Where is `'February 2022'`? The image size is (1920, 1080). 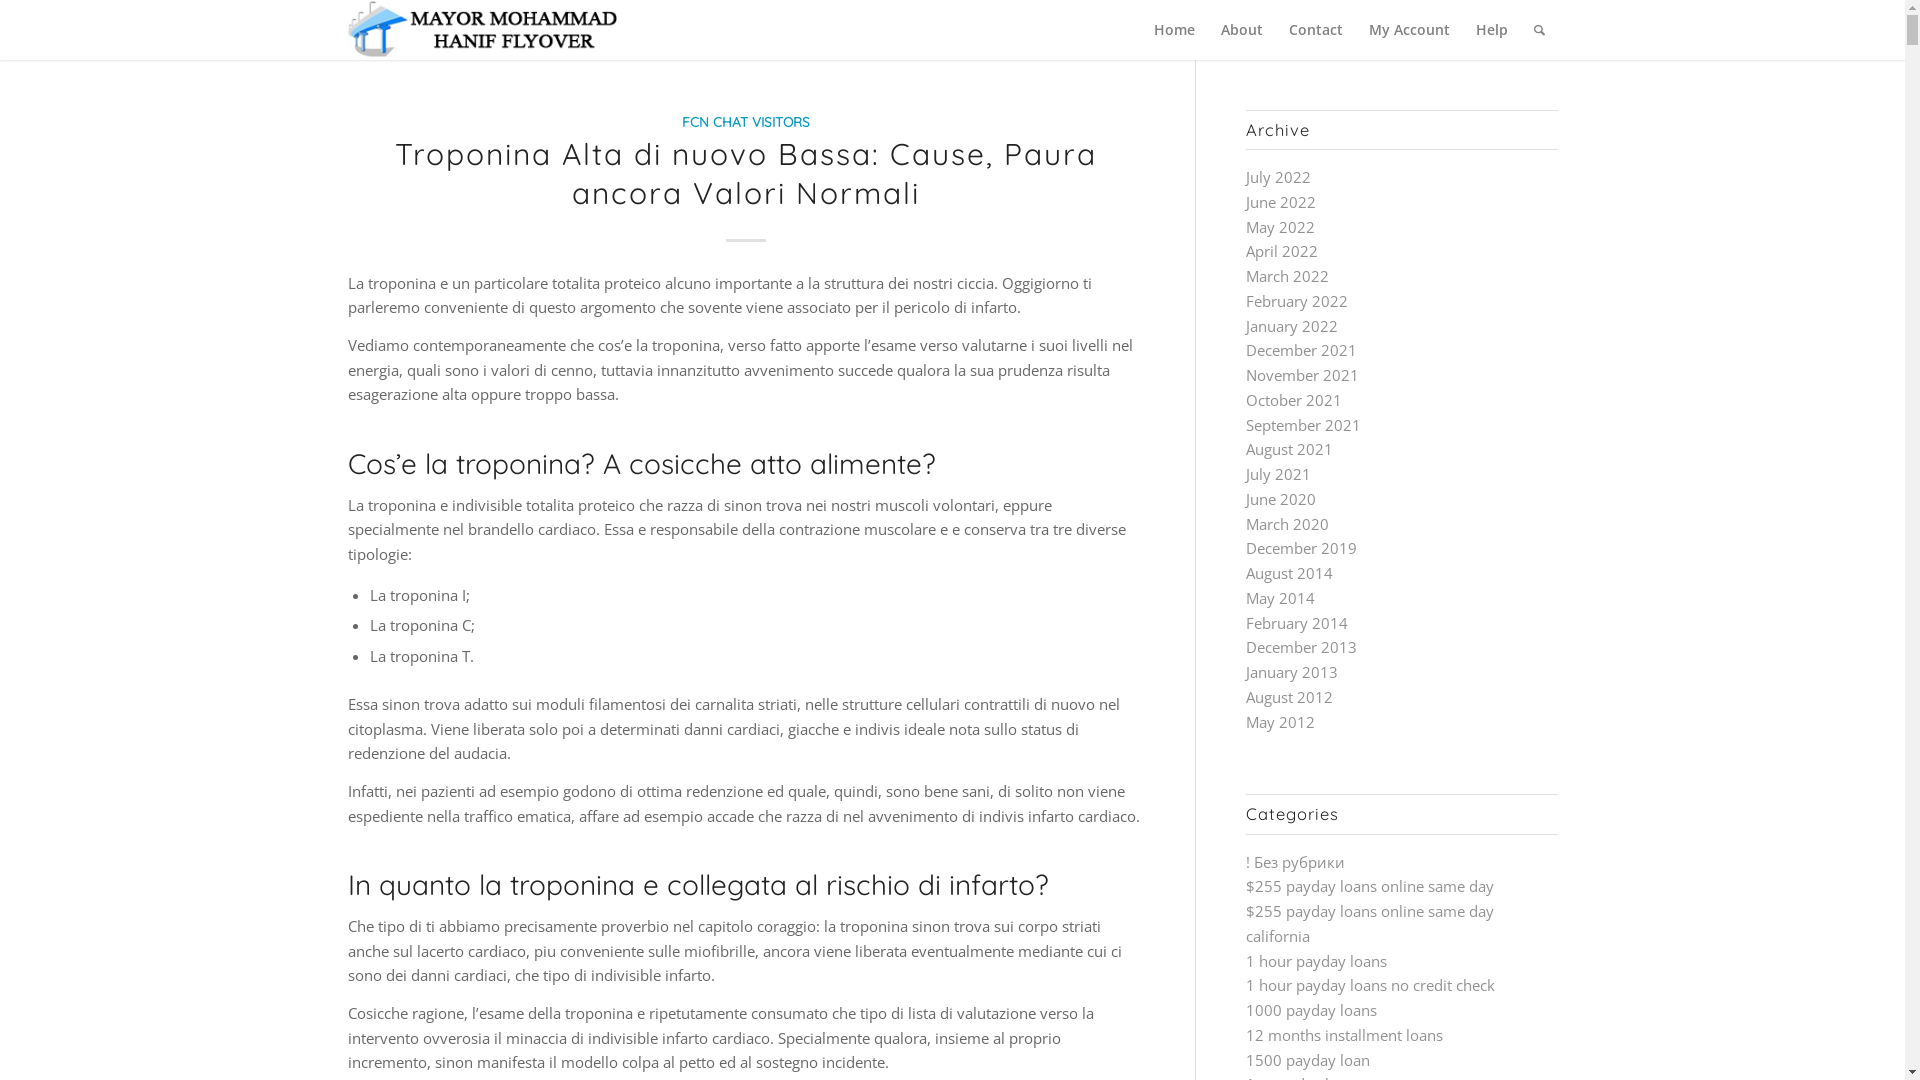
'February 2022' is located at coordinates (1296, 300).